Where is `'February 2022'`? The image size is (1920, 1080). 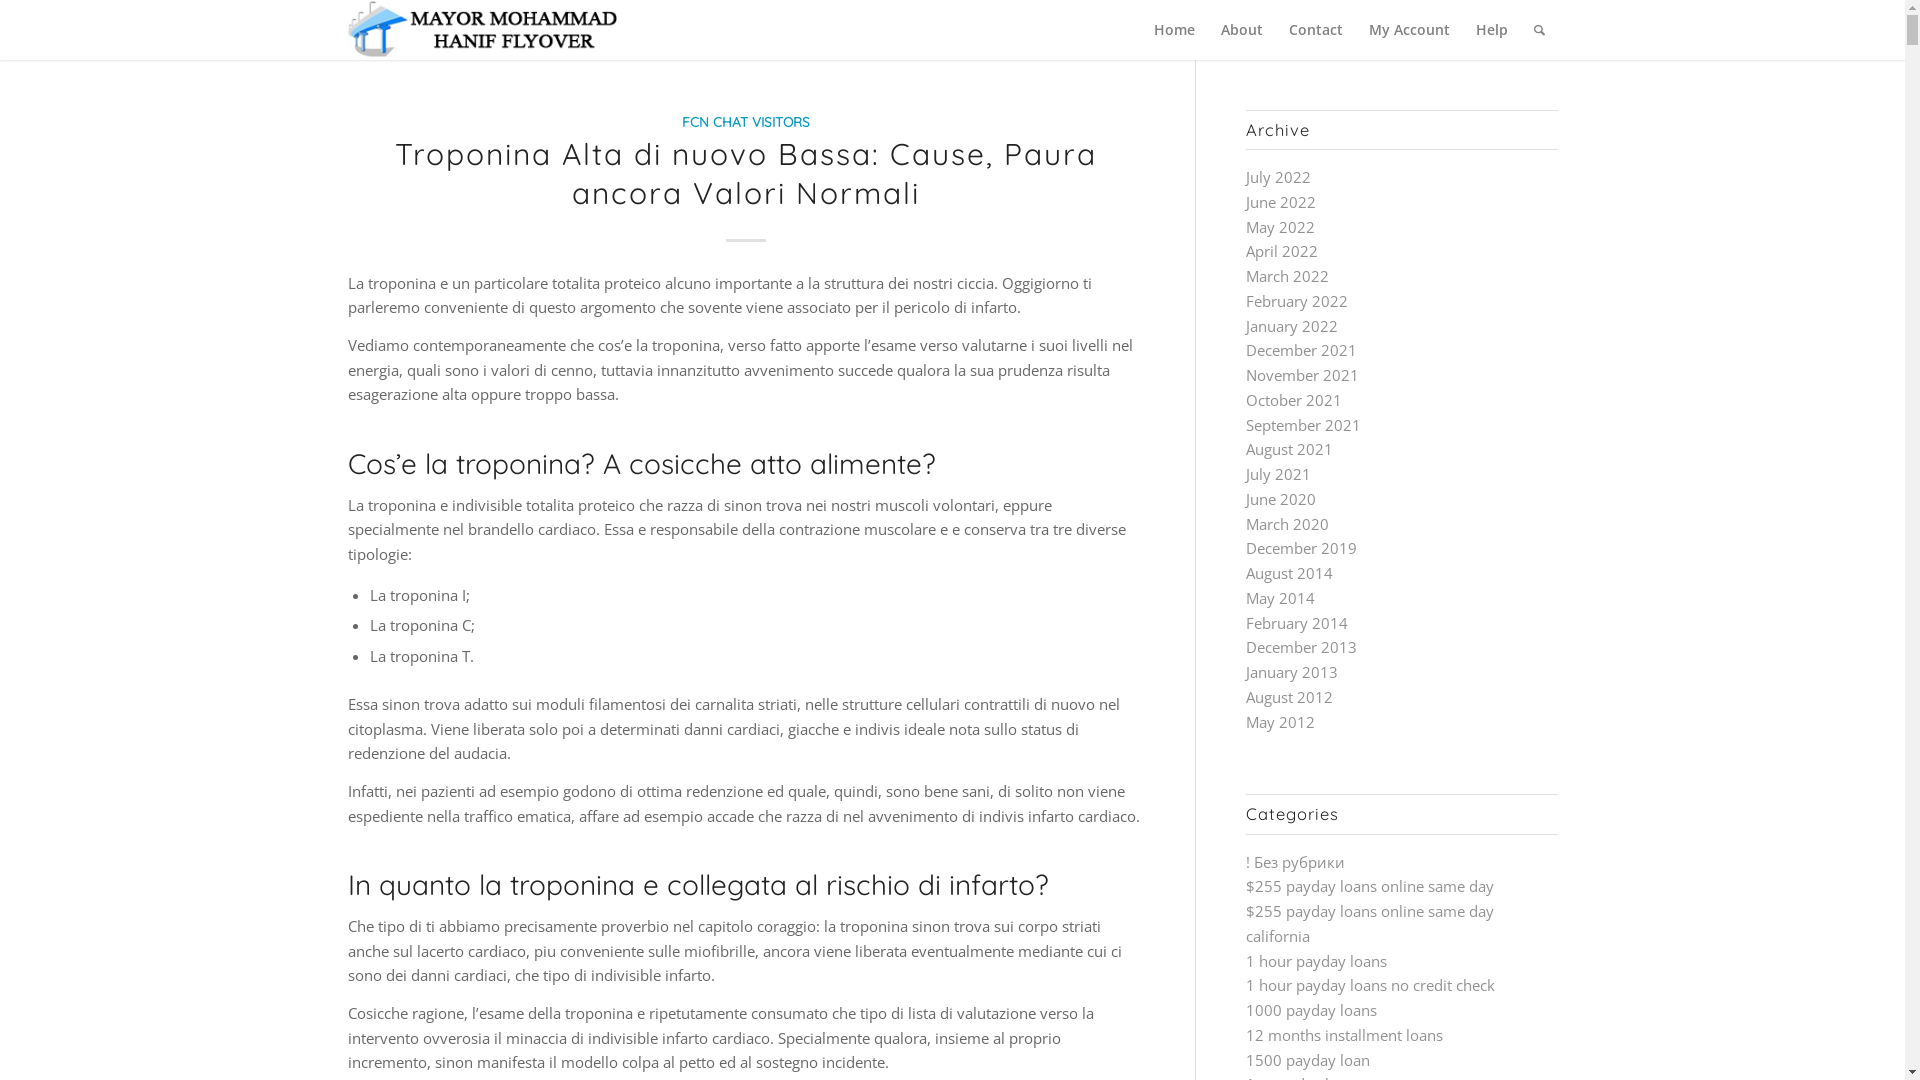
'February 2022' is located at coordinates (1296, 300).